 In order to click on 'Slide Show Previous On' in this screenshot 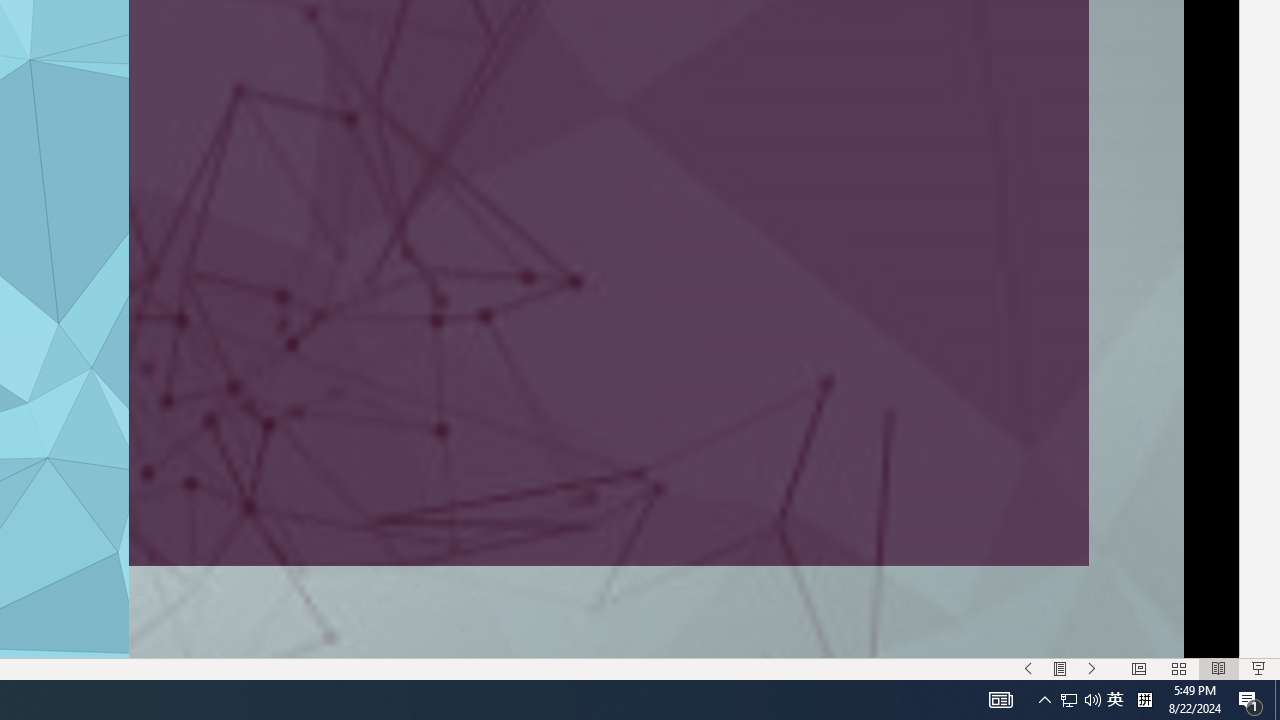, I will do `click(1028, 669)`.